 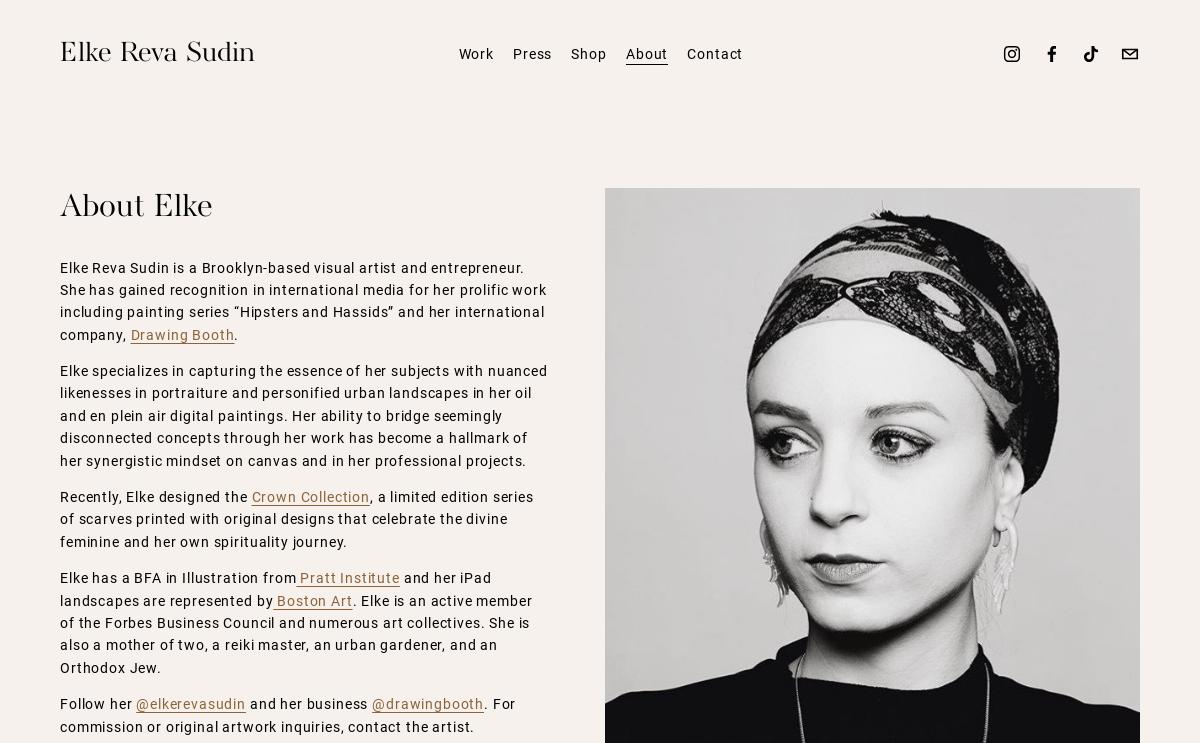 I want to click on 'Pratt Institute', so click(x=347, y=577).